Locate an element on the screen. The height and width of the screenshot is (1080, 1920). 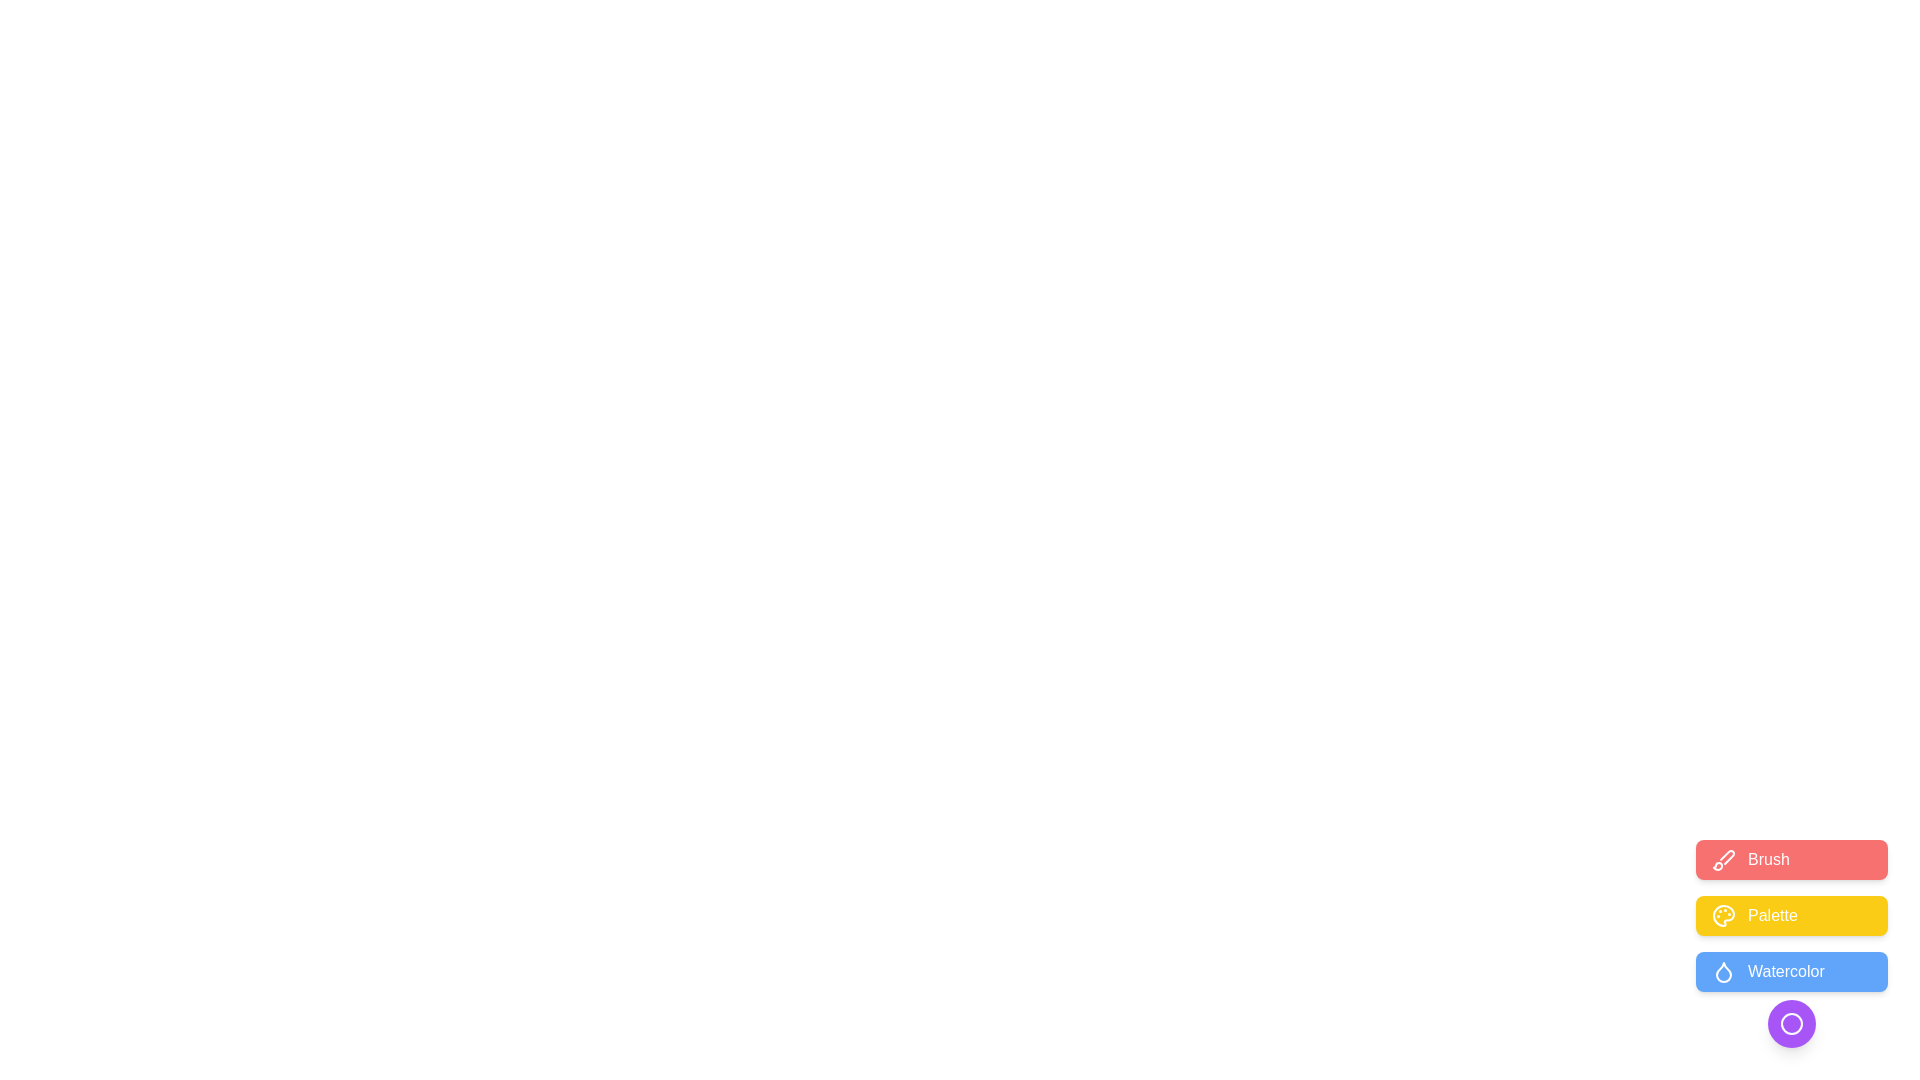
the 'Watercolor' button to select the watercolor tool is located at coordinates (1791, 971).